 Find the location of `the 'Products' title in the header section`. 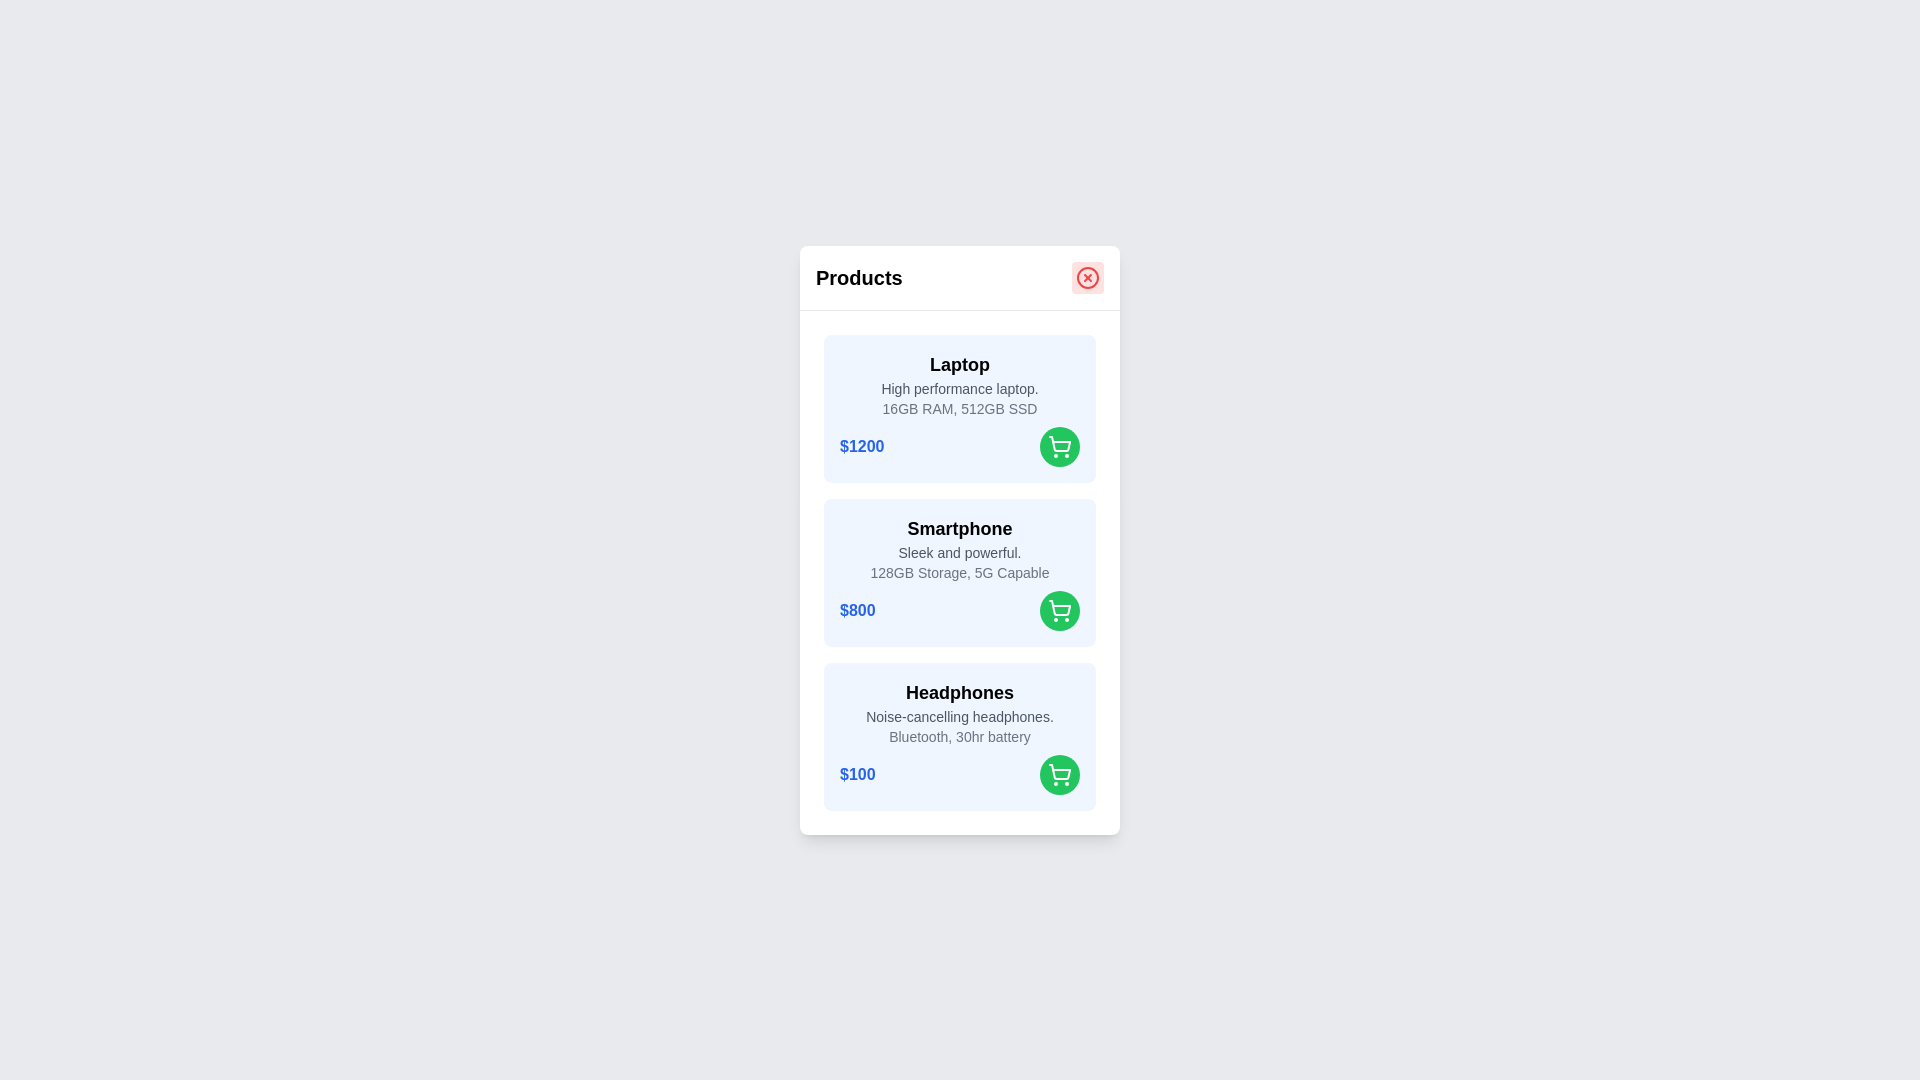

the 'Products' title in the header section is located at coordinates (859, 277).